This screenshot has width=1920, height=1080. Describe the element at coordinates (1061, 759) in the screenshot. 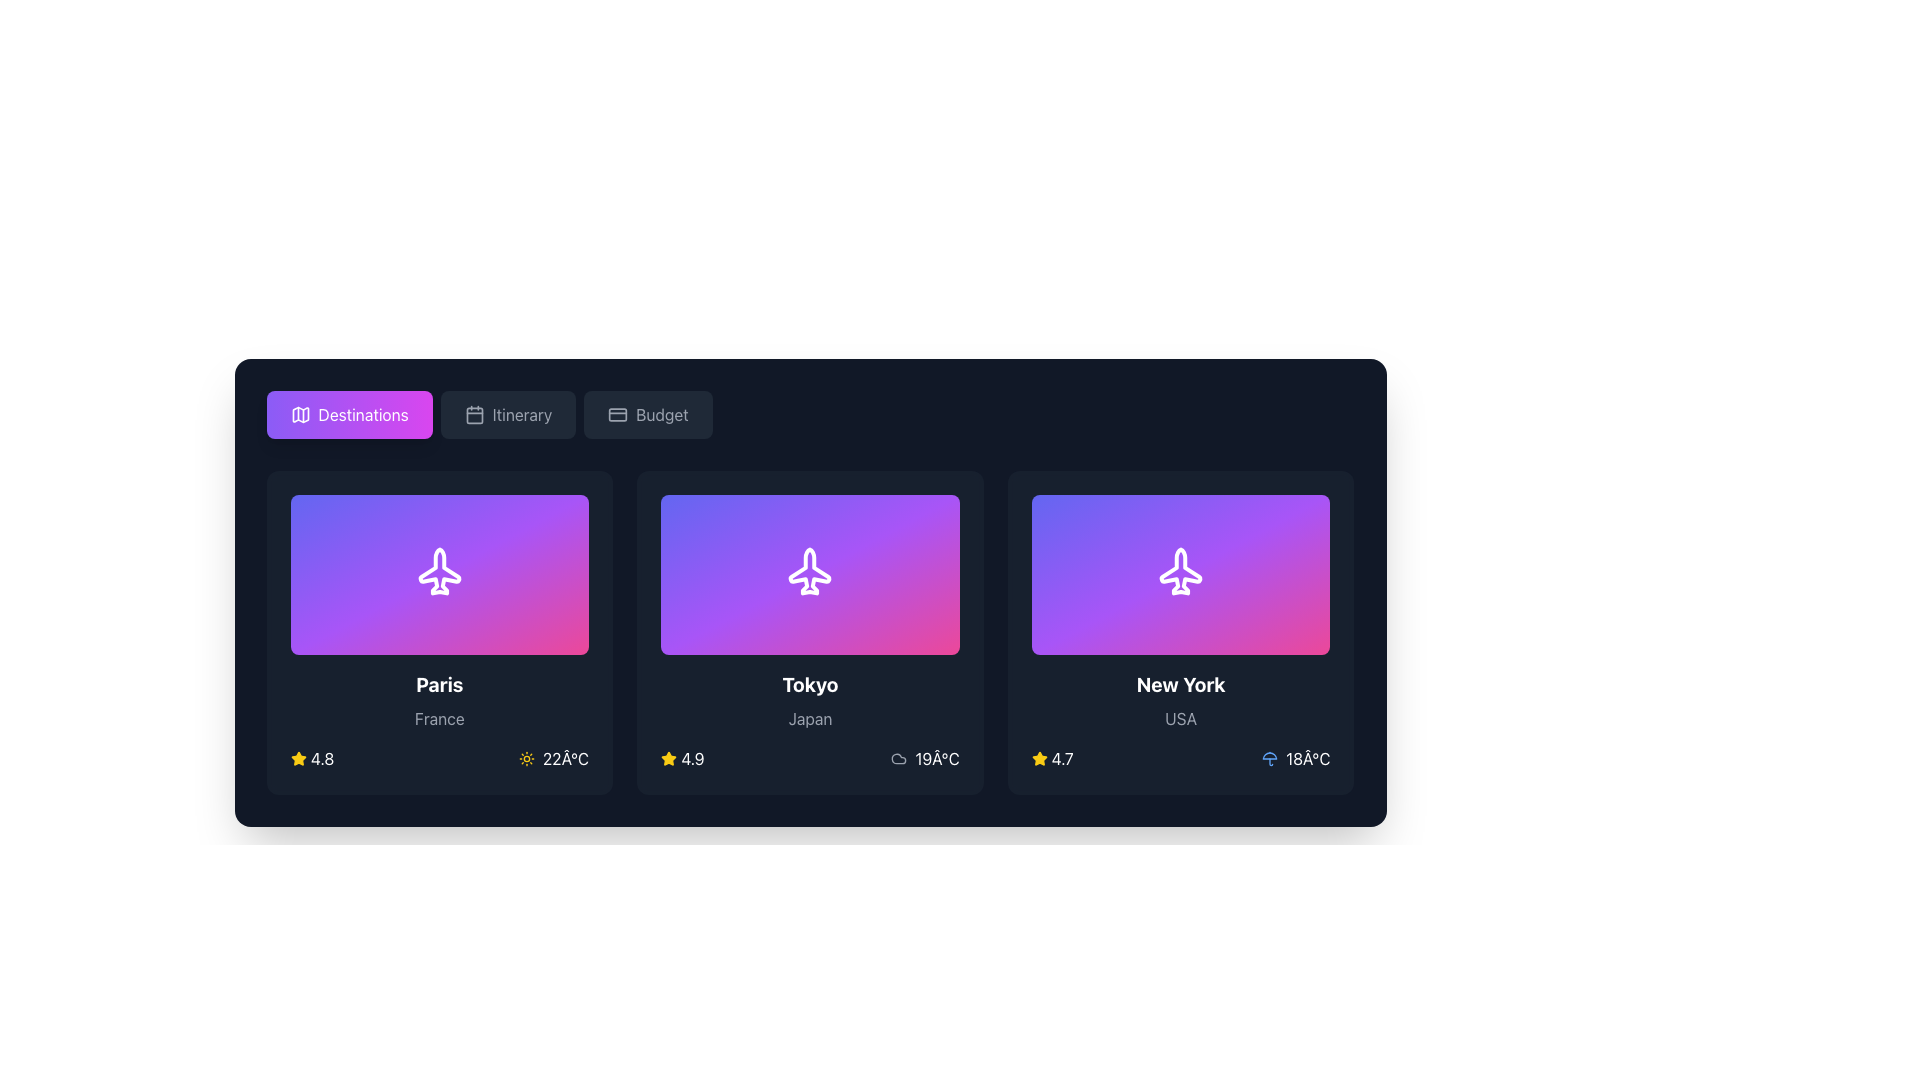

I see `the static text label displaying '4.7' that is positioned to the right of a yellow star icon in the rating section of the 'New York' card in the third column` at that location.